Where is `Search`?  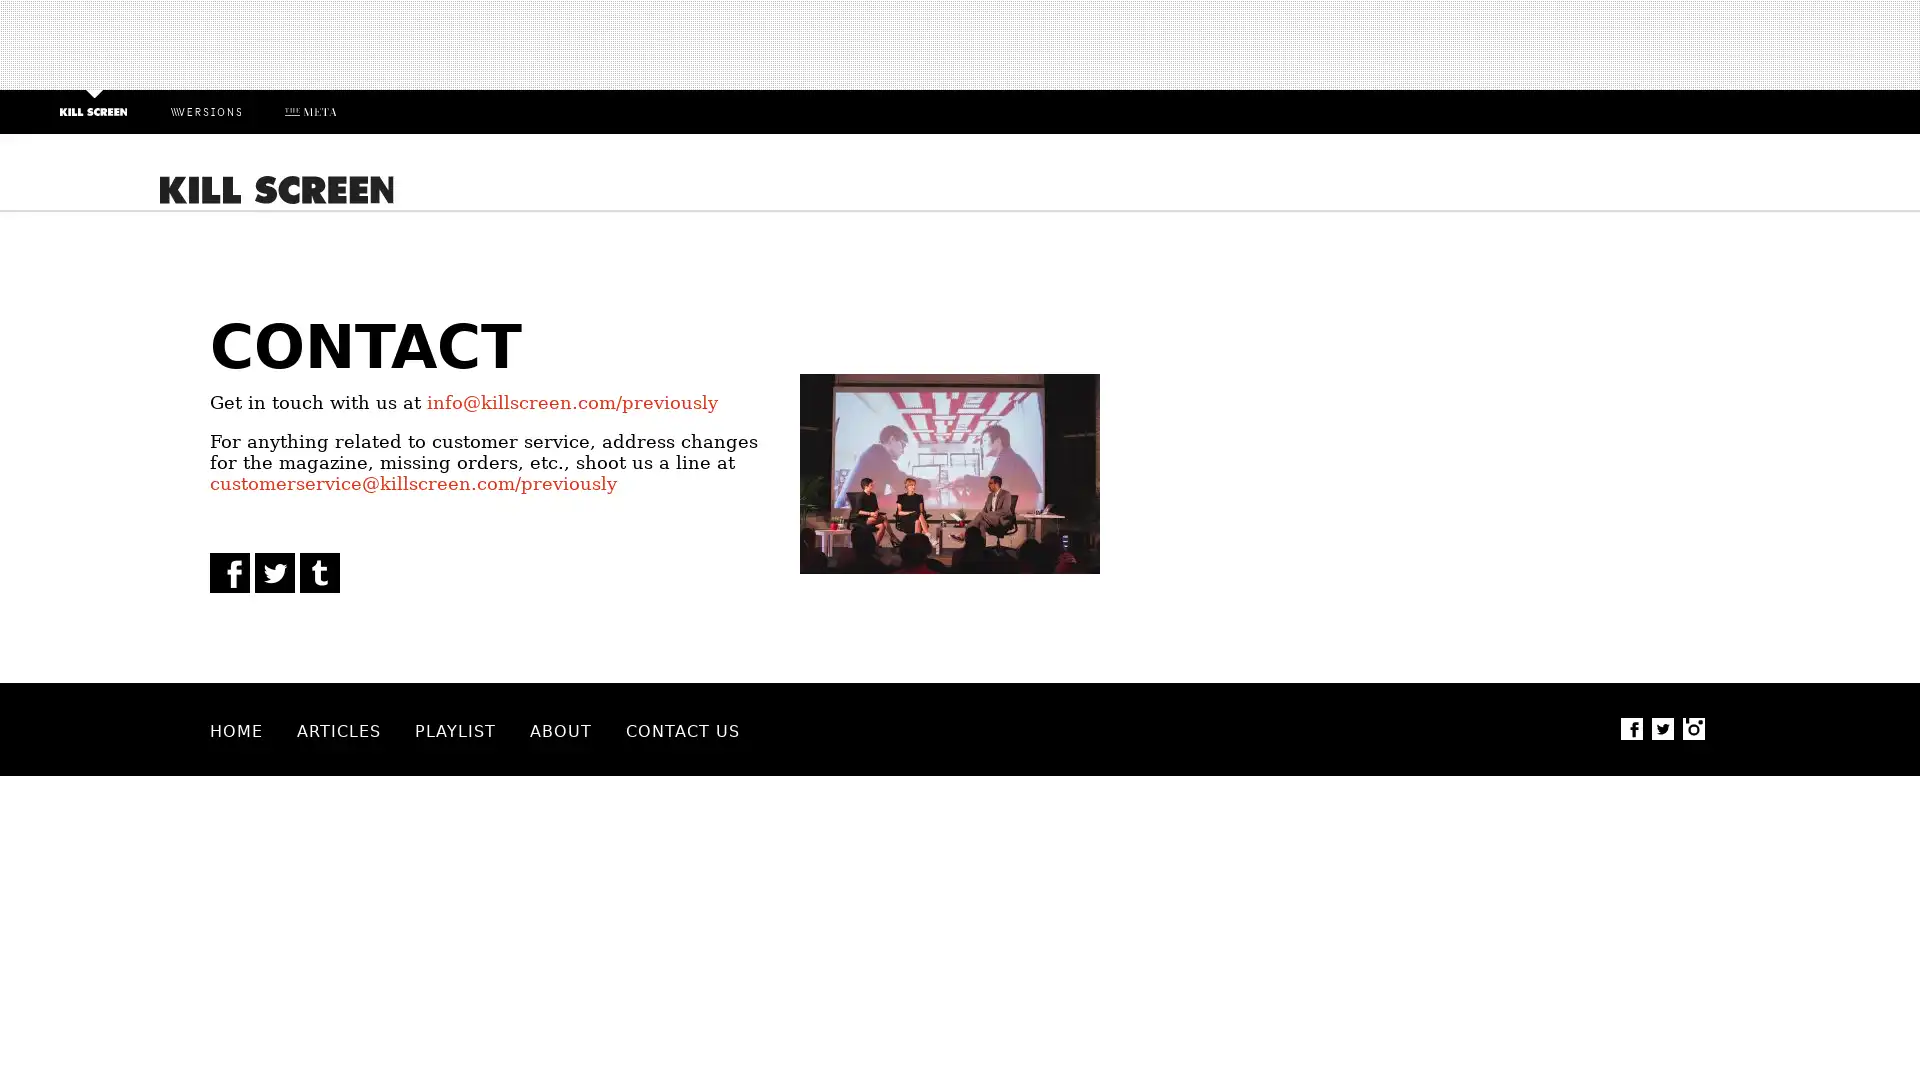
Search is located at coordinates (1661, 195).